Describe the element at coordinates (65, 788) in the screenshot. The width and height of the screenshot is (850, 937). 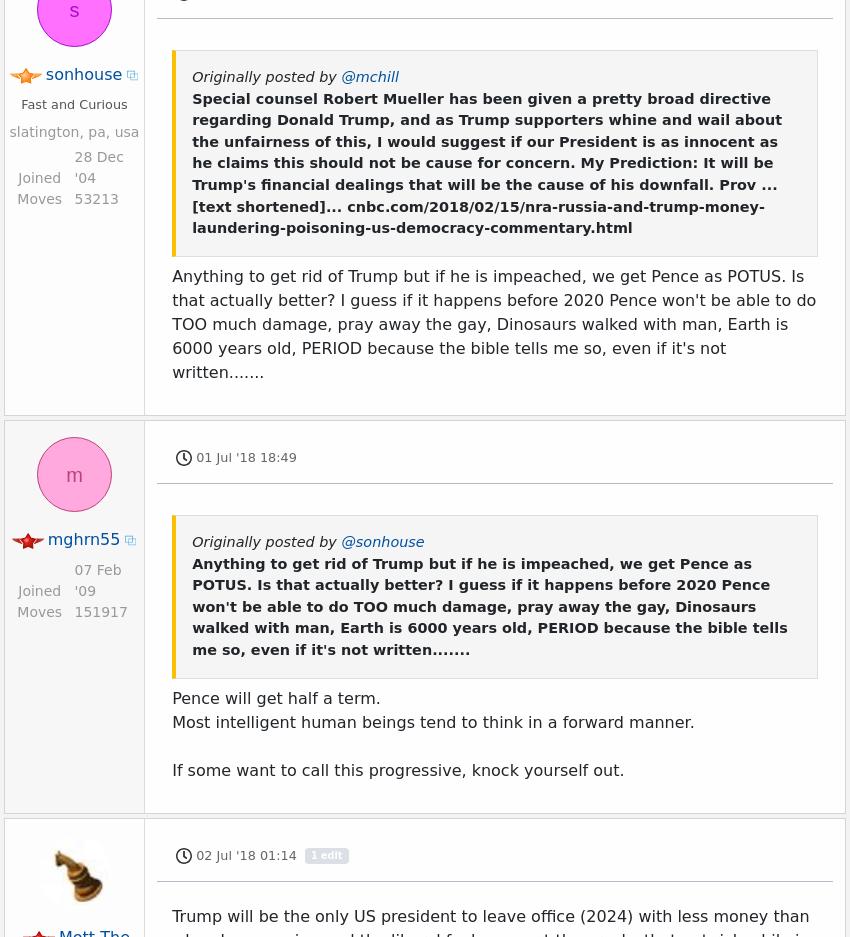
I see `'New User'` at that location.